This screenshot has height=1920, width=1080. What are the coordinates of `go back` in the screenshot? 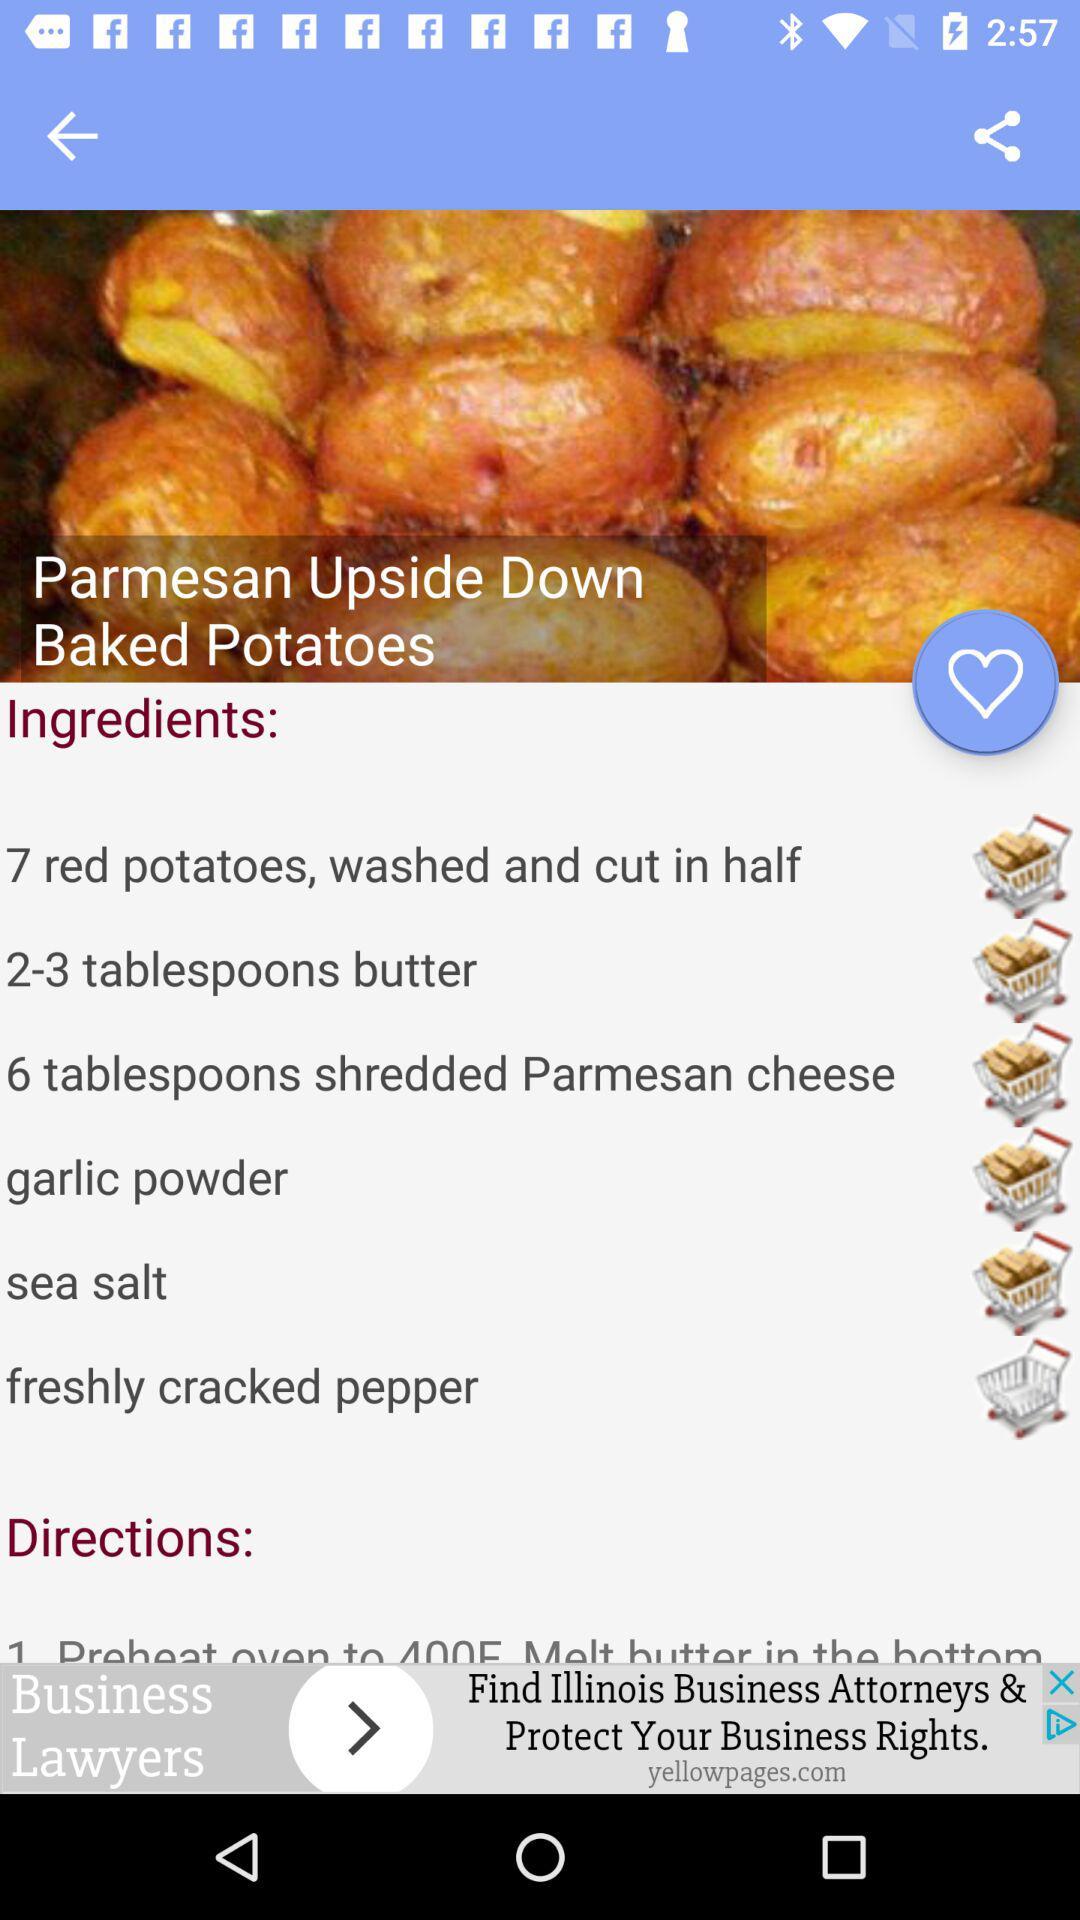 It's located at (71, 135).